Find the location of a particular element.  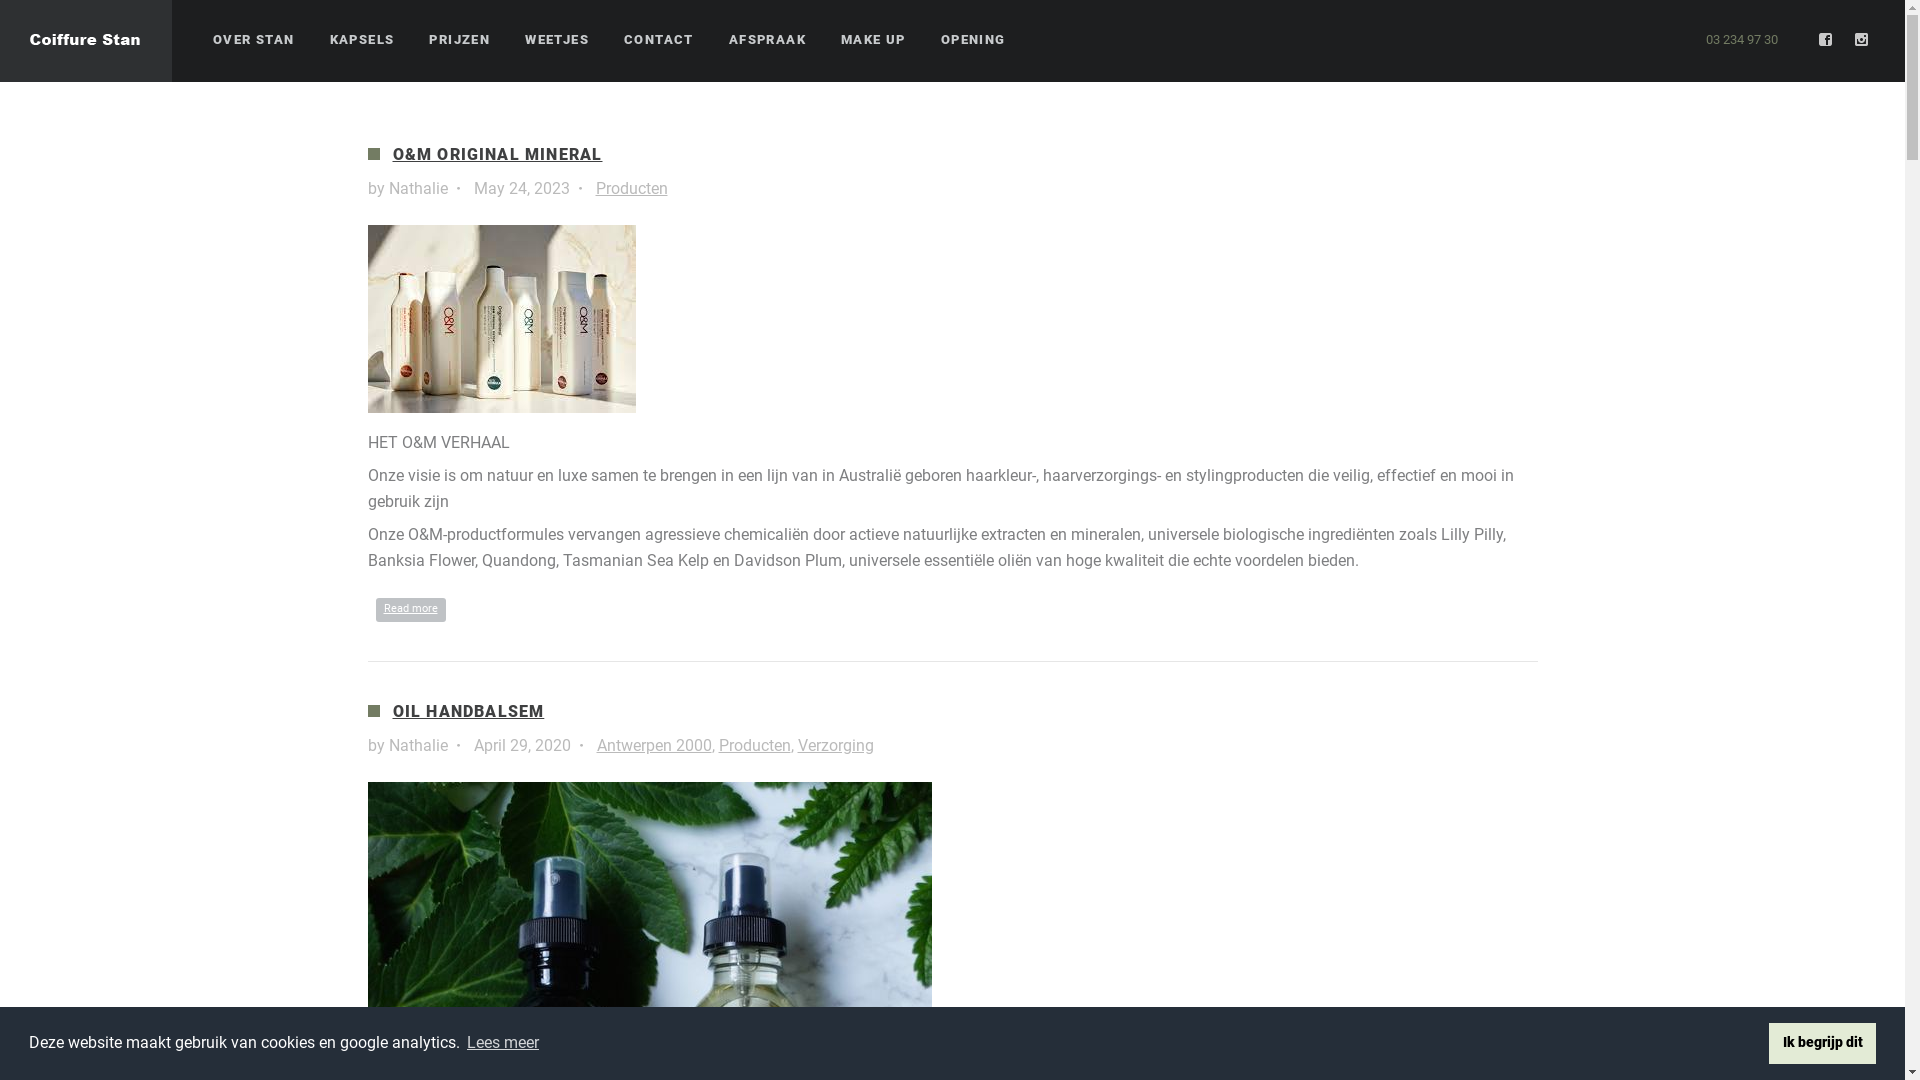

'PRIJZEN' is located at coordinates (427, 40).